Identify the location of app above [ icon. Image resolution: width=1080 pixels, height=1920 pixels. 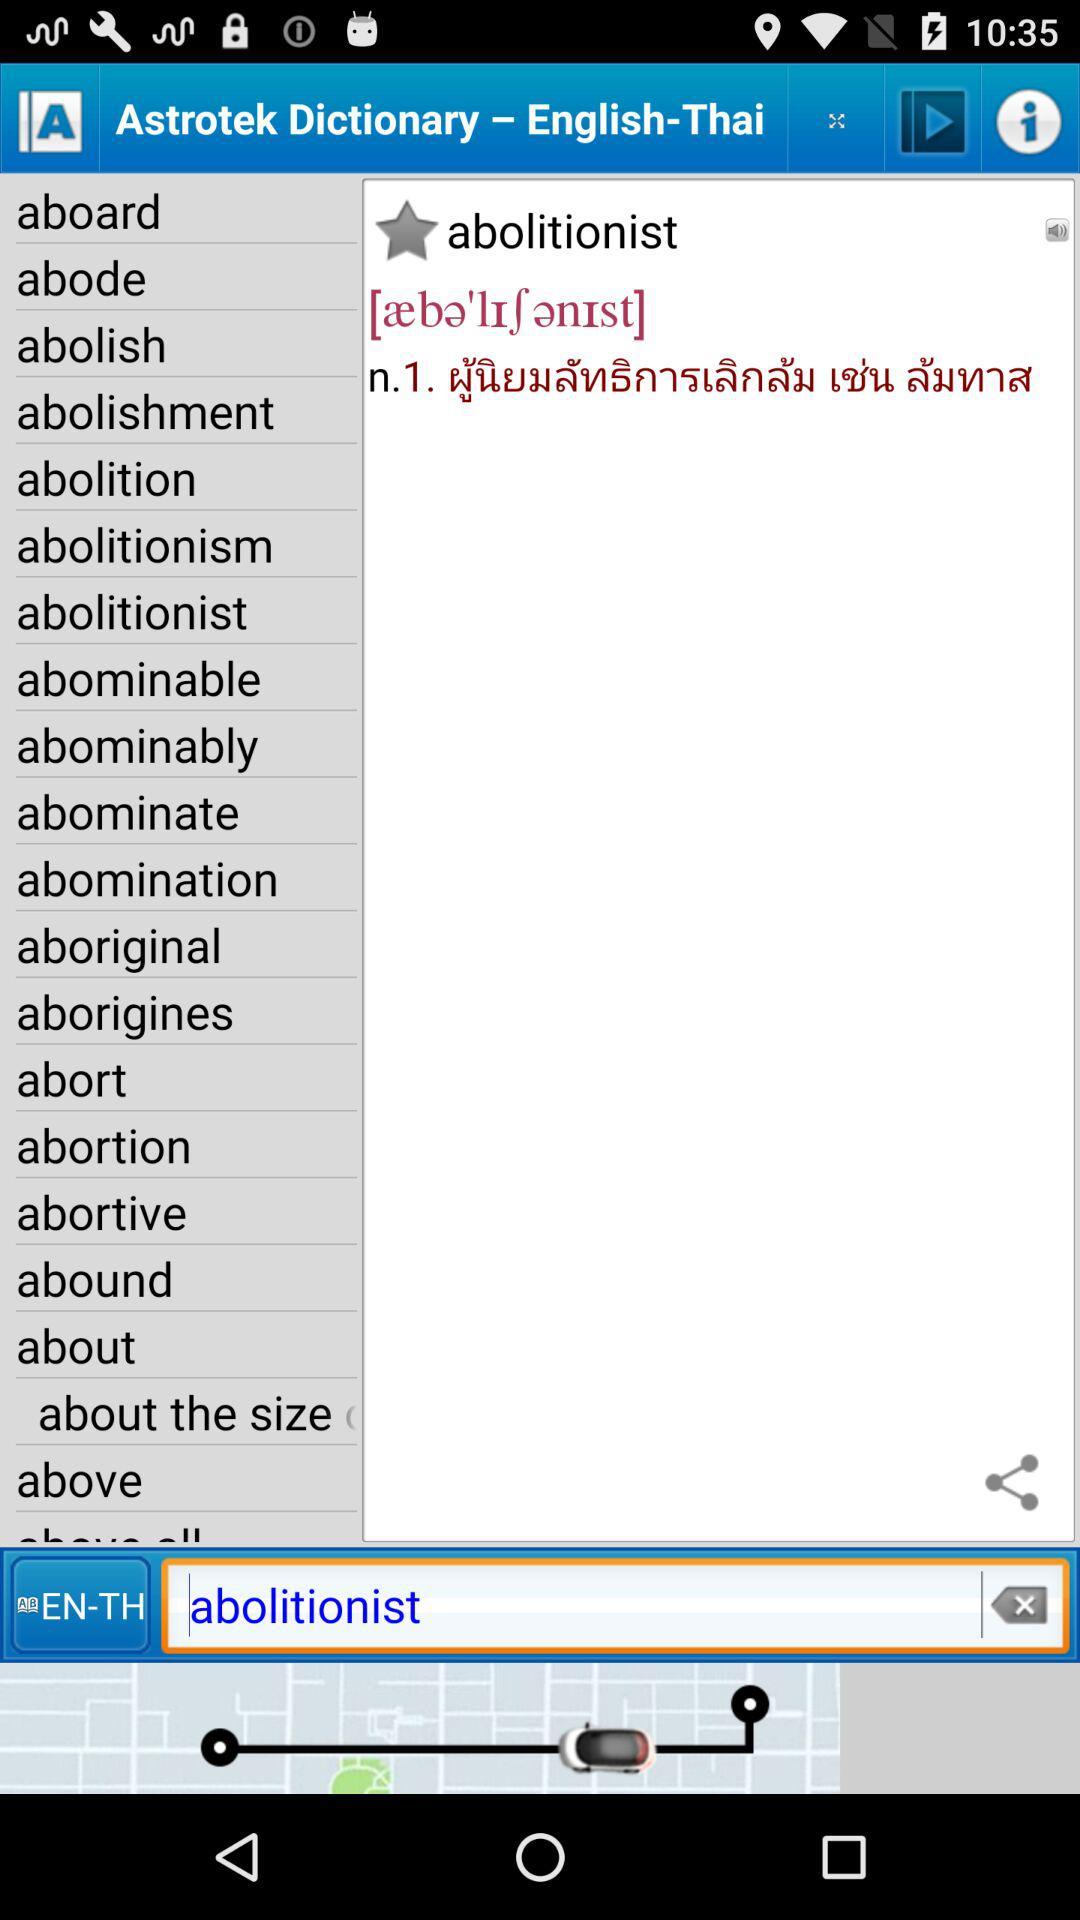
(405, 230).